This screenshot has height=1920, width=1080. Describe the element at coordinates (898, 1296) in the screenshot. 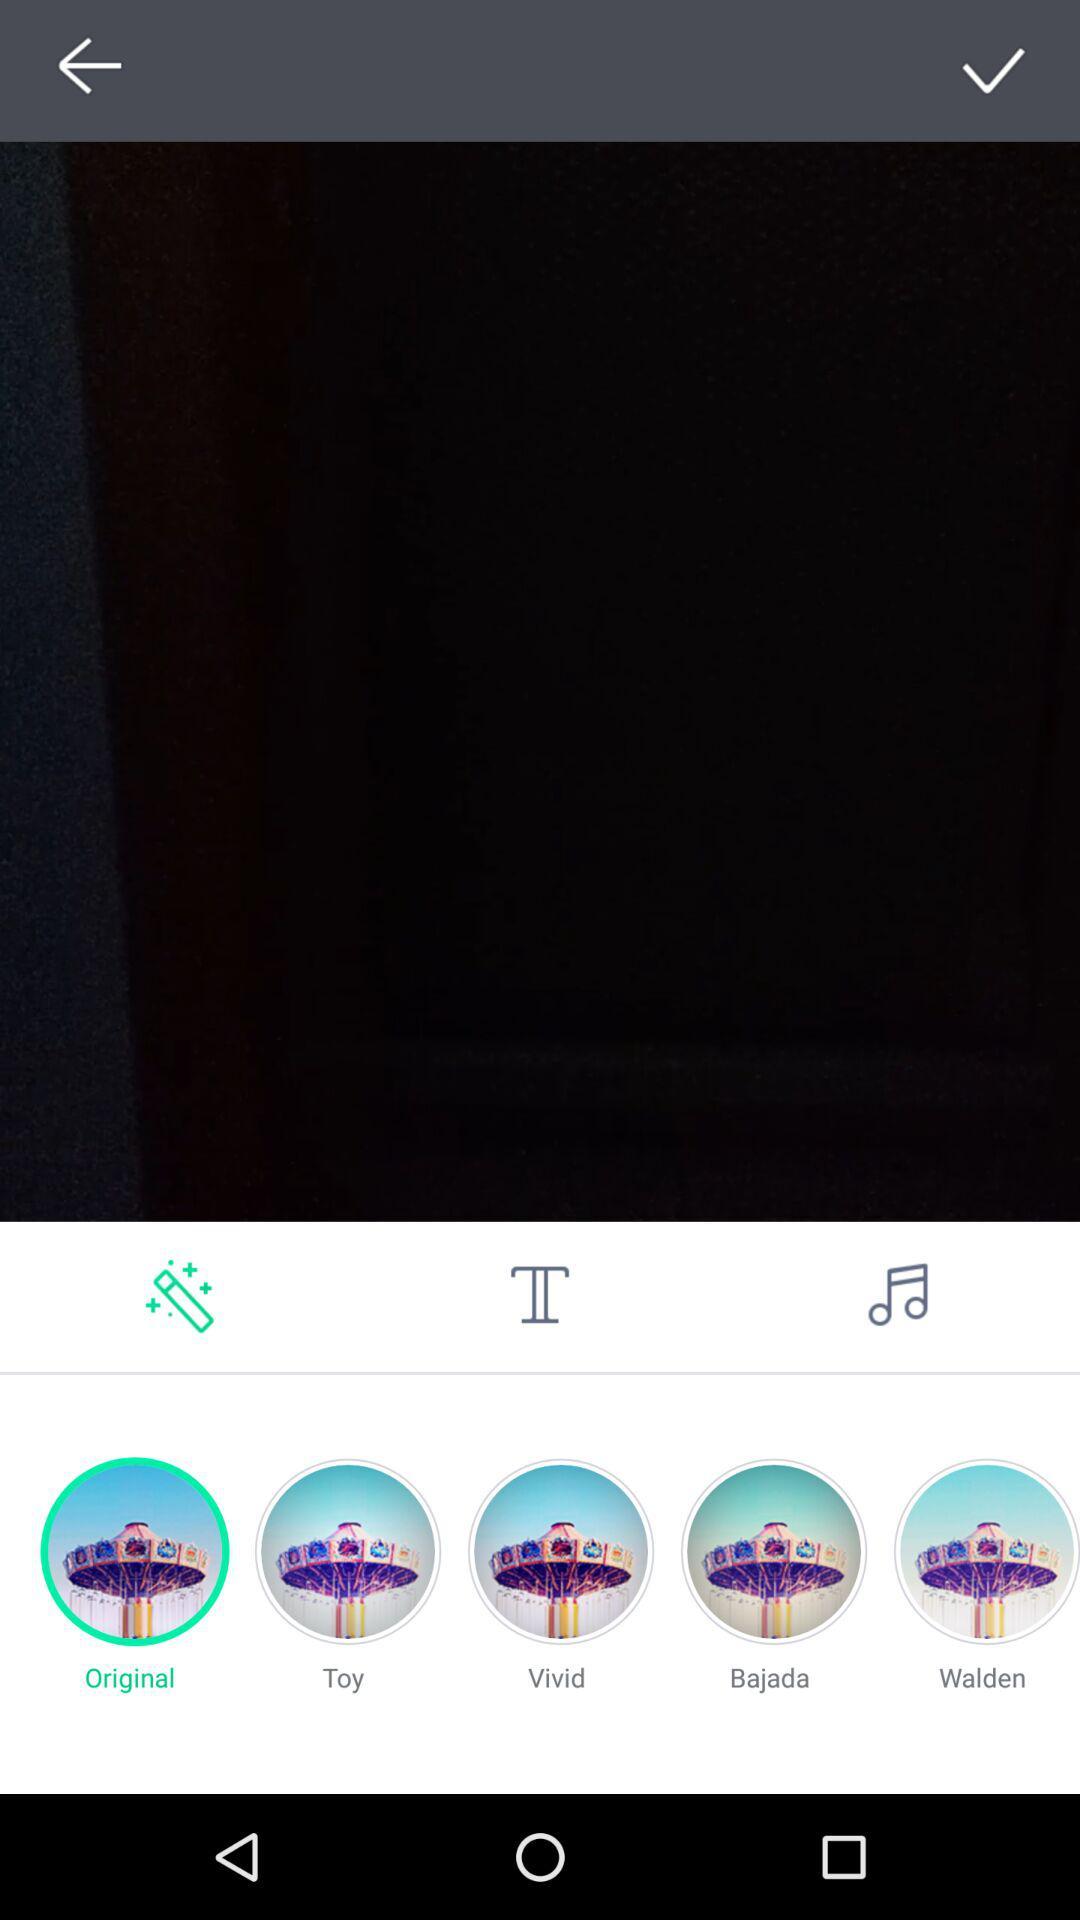

I see `music` at that location.